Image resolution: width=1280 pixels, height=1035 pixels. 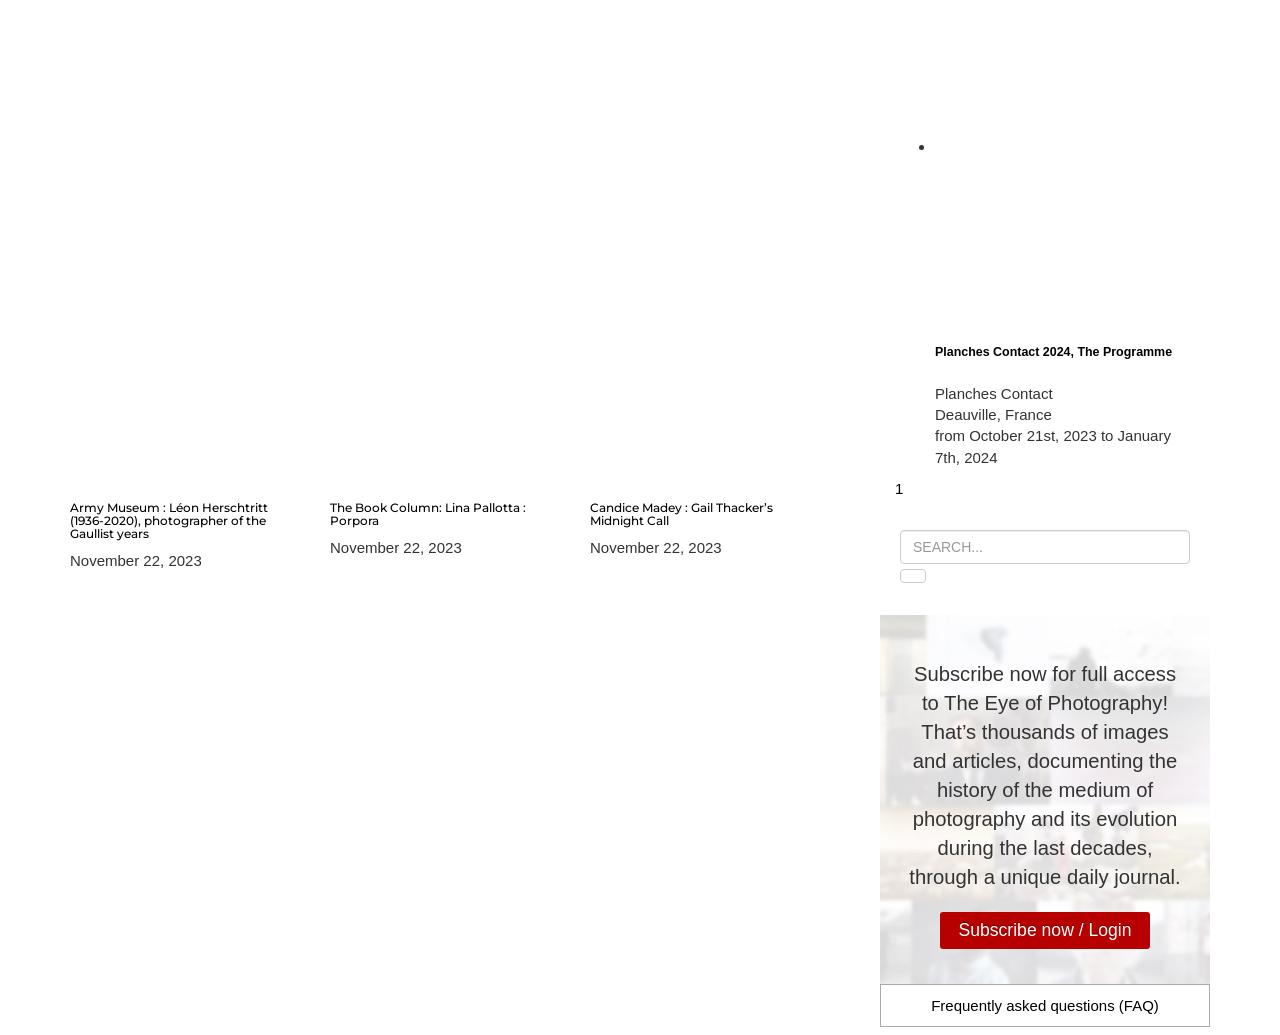 I want to click on 'Candice Madey : Gail Thacker’s Midnight Call', so click(x=680, y=513).